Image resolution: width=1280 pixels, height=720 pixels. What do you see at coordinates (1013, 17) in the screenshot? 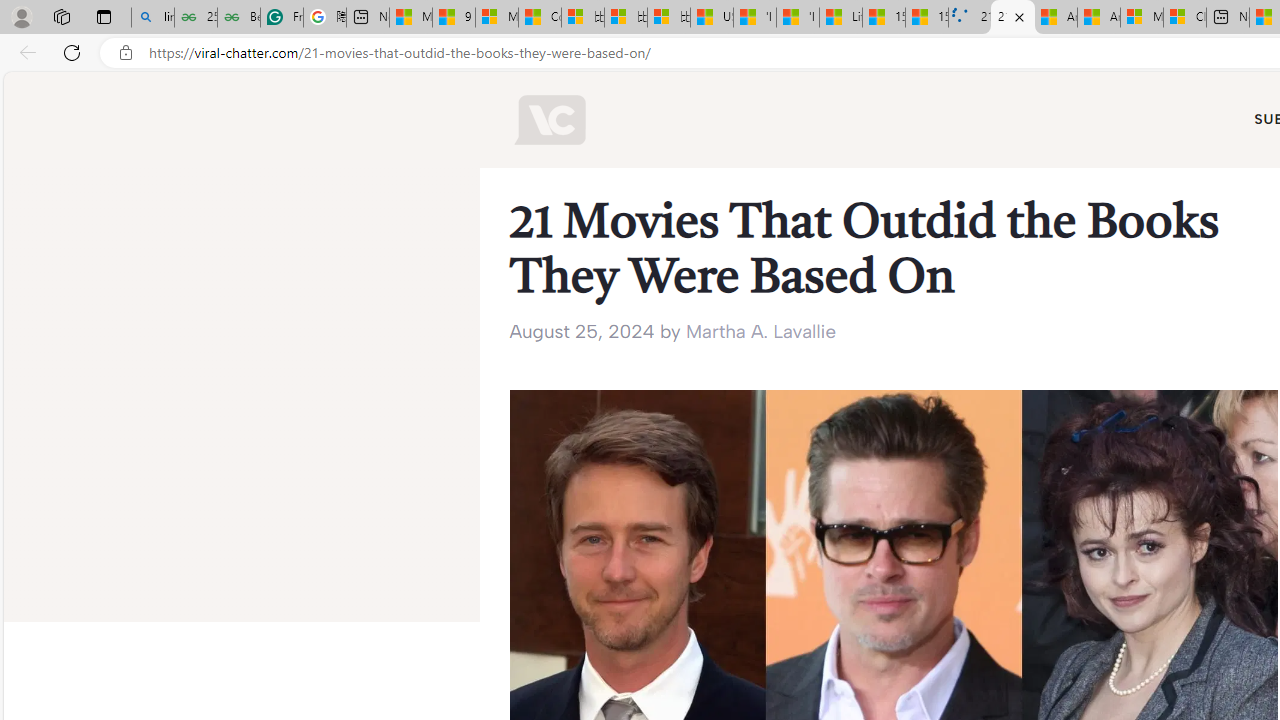
I see `'21 Movies That Outdid the Books They Were Based On'` at bounding box center [1013, 17].